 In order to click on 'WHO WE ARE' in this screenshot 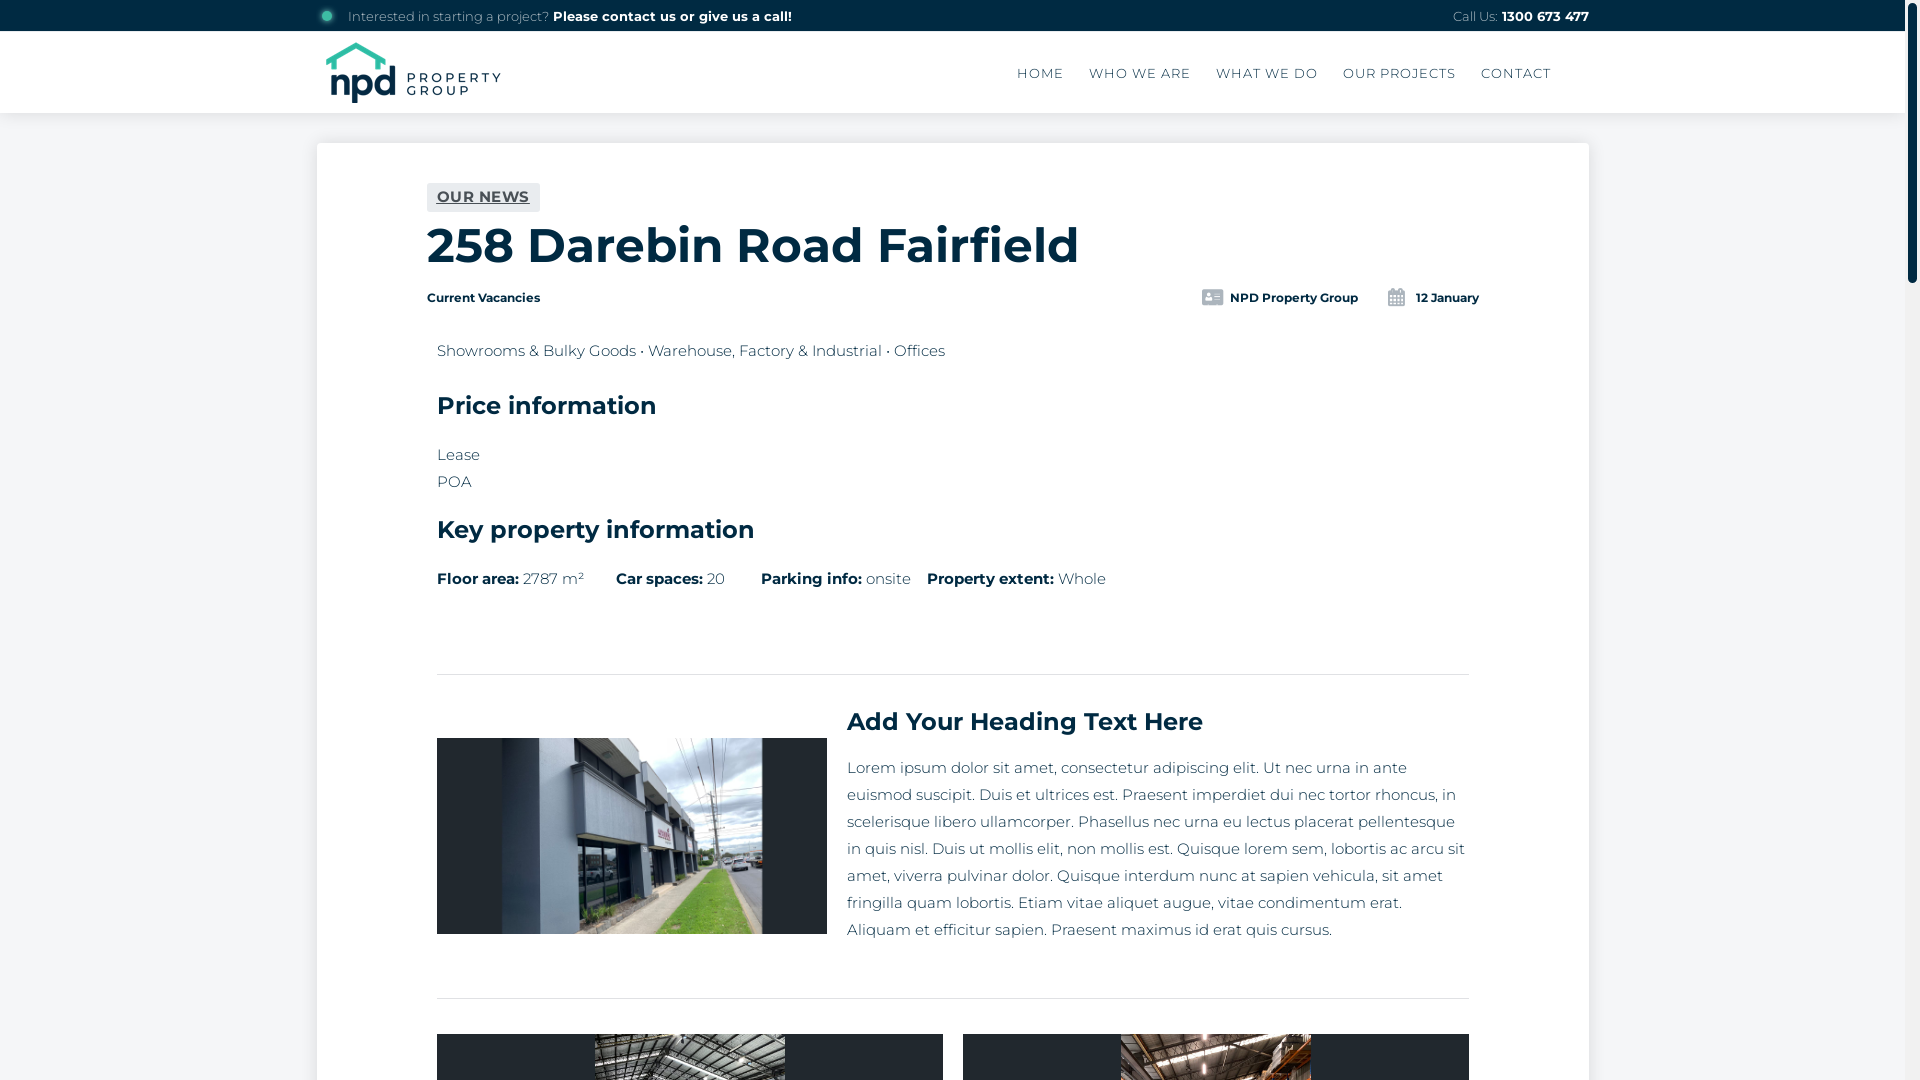, I will do `click(1140, 72)`.